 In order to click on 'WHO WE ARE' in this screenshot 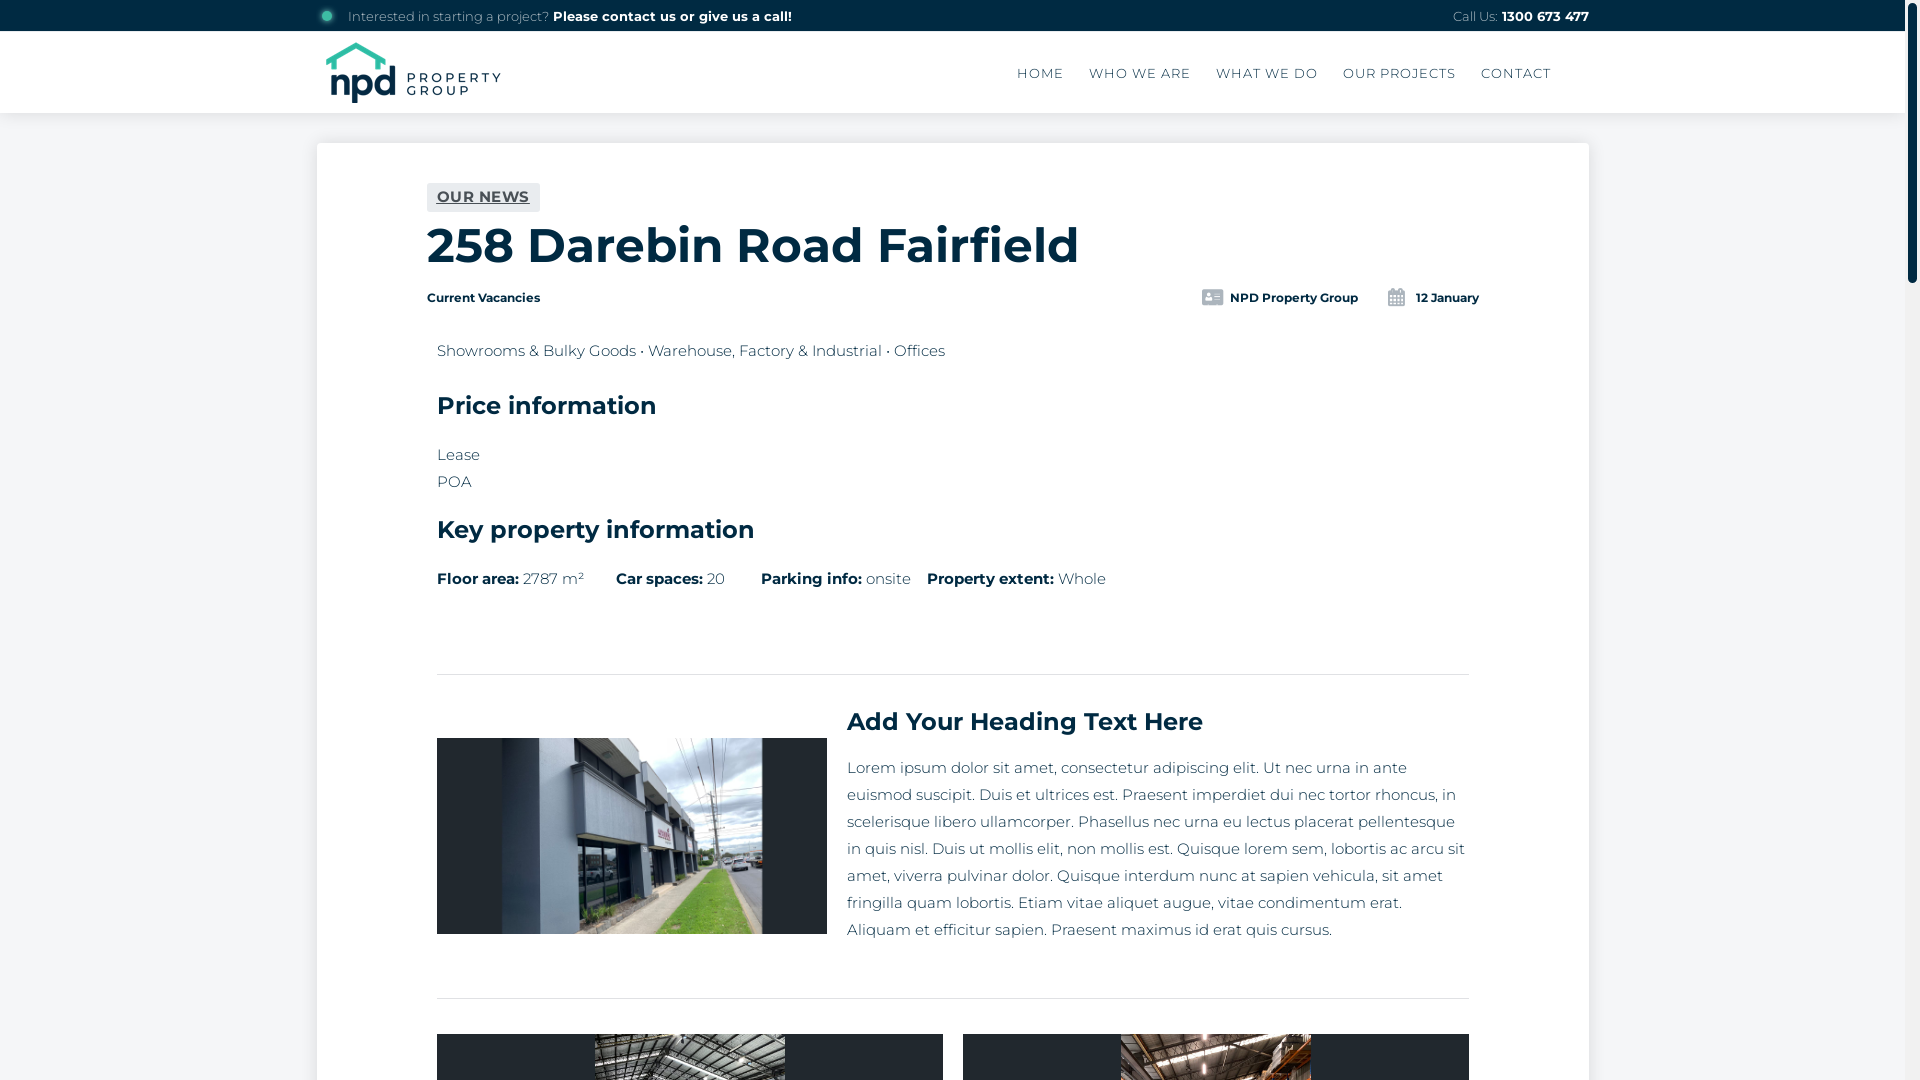, I will do `click(1140, 72)`.